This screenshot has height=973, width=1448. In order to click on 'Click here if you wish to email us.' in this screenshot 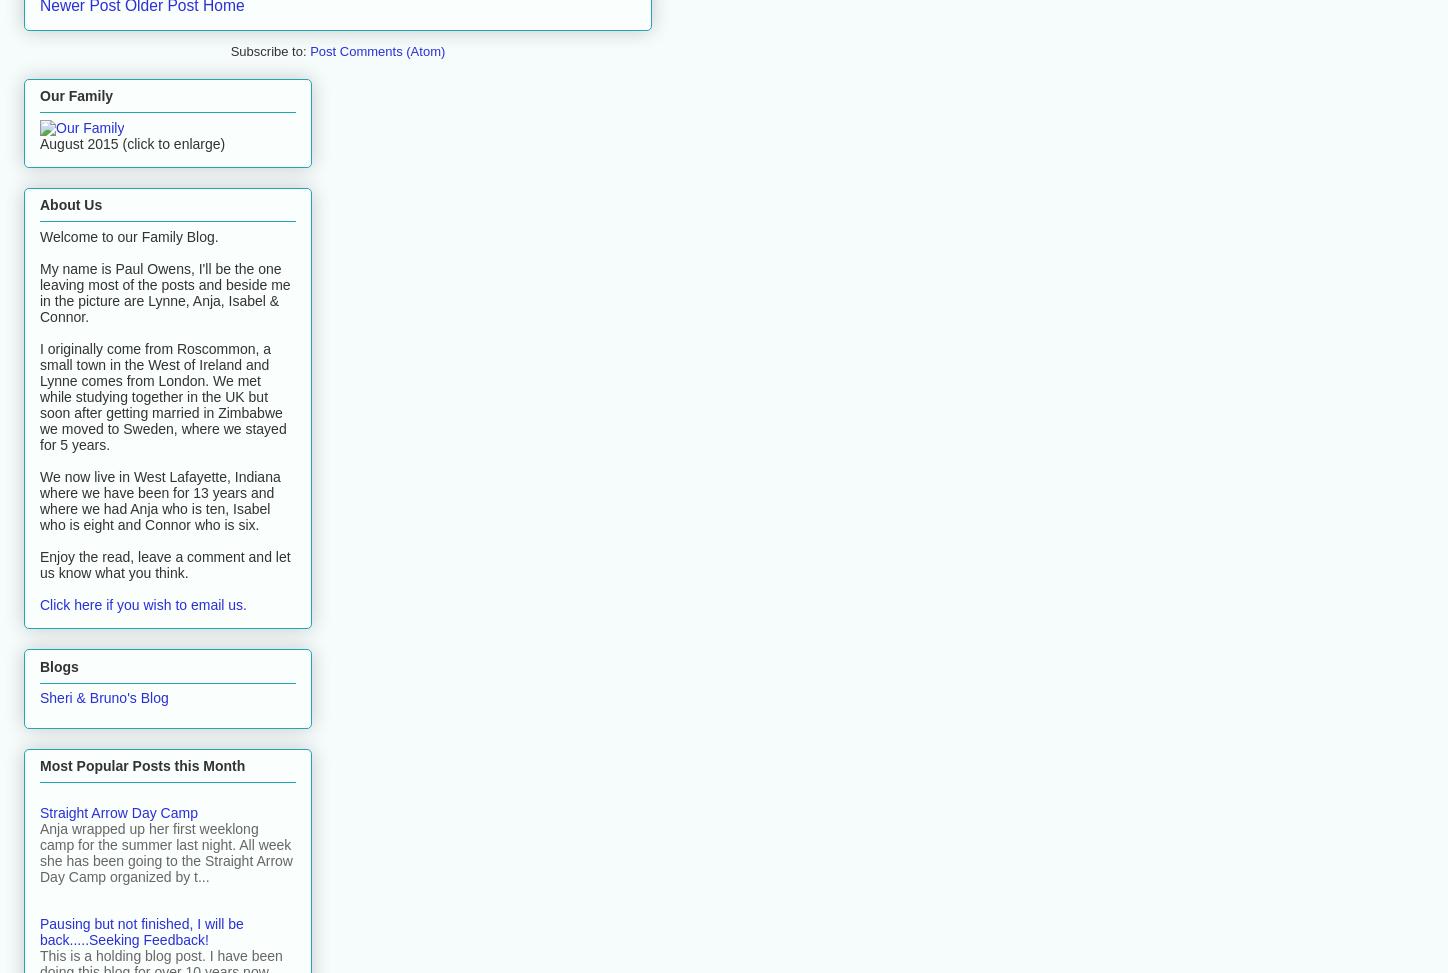, I will do `click(142, 605)`.